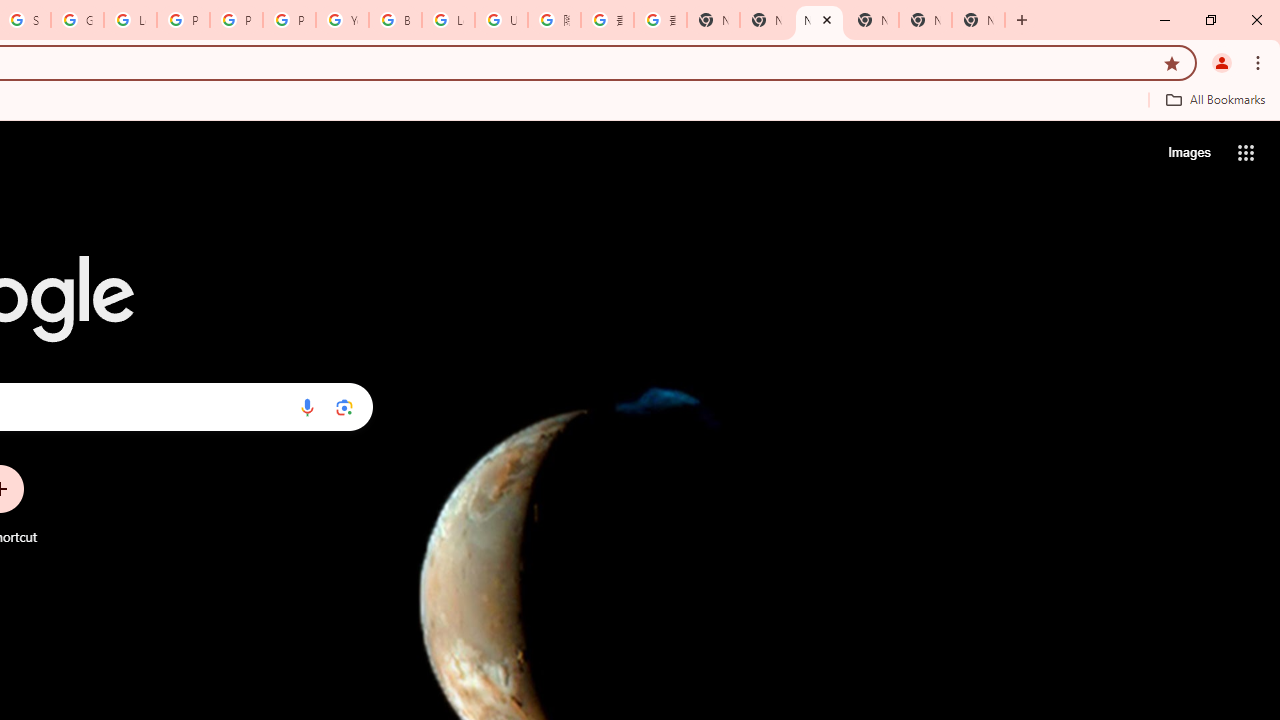  What do you see at coordinates (344, 406) in the screenshot?
I see `'Search by image'` at bounding box center [344, 406].